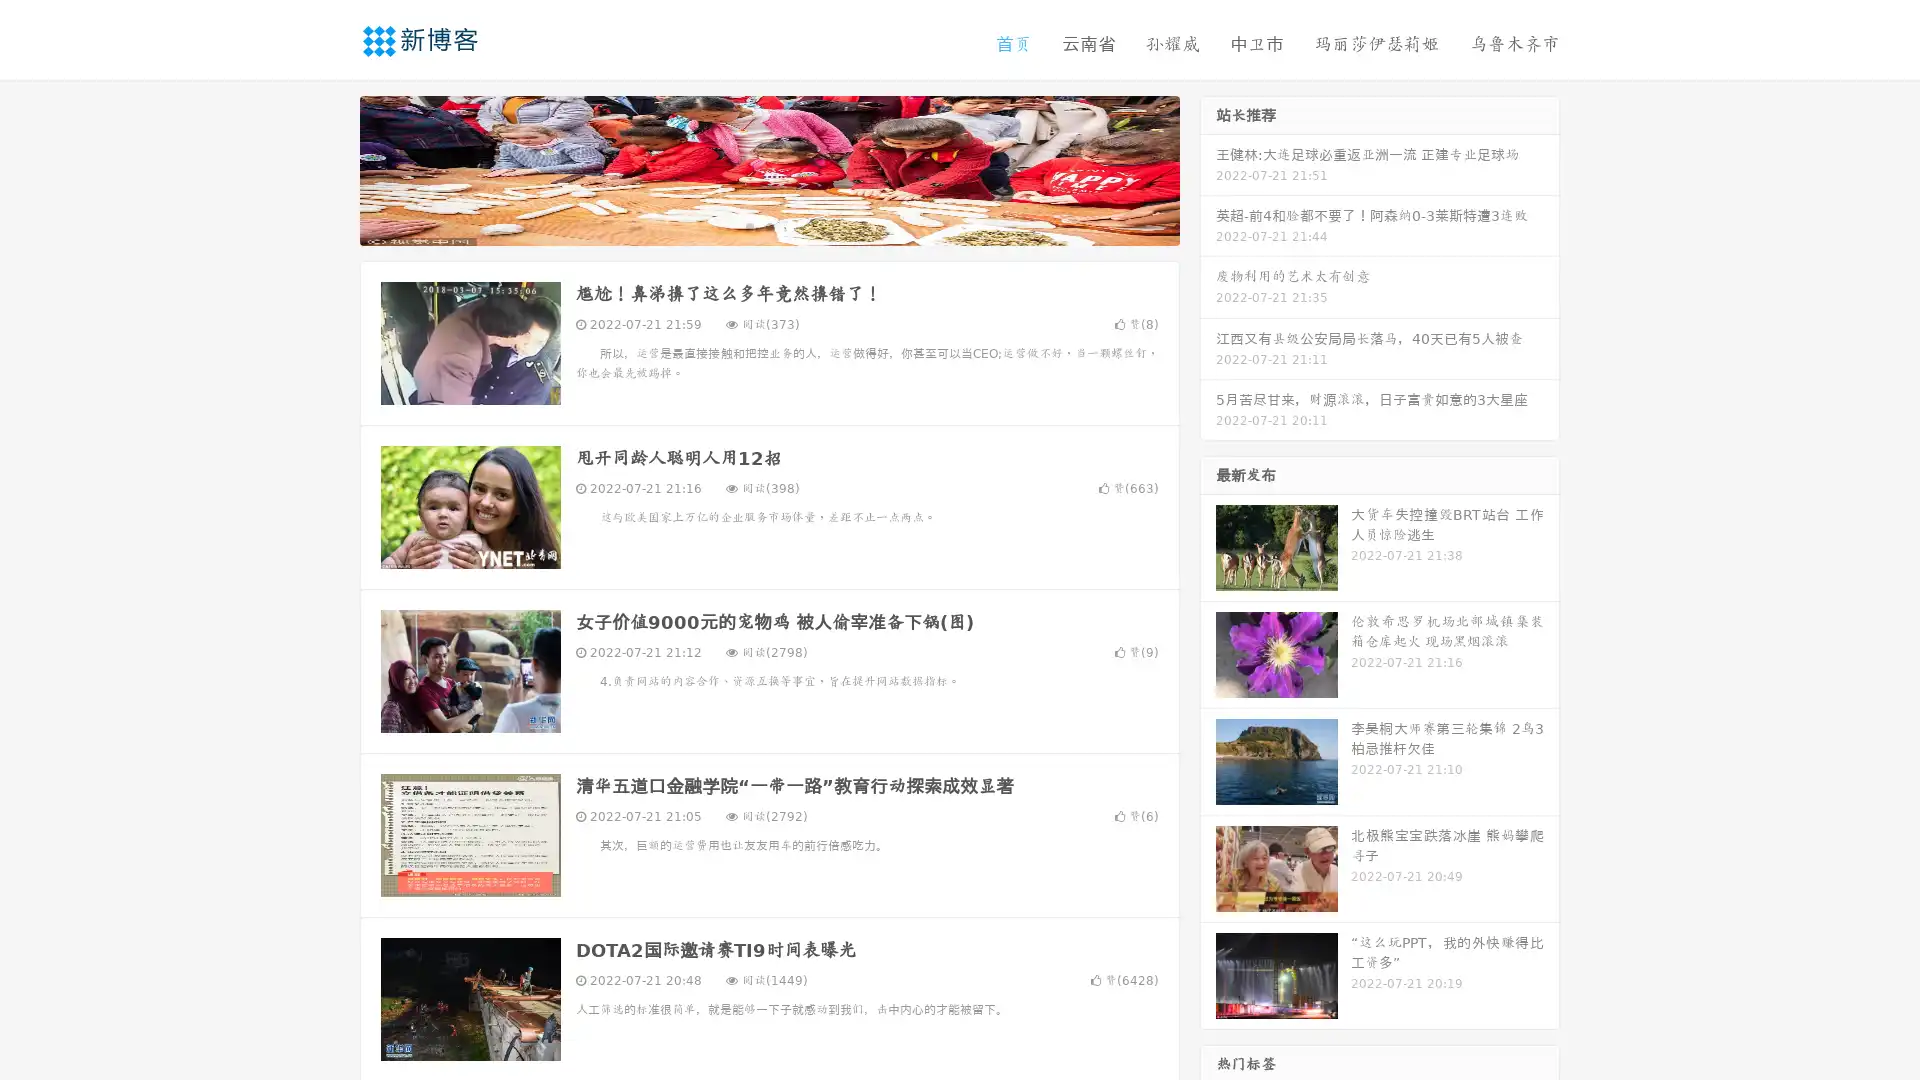  Describe the element at coordinates (330, 168) in the screenshot. I see `Previous slide` at that location.